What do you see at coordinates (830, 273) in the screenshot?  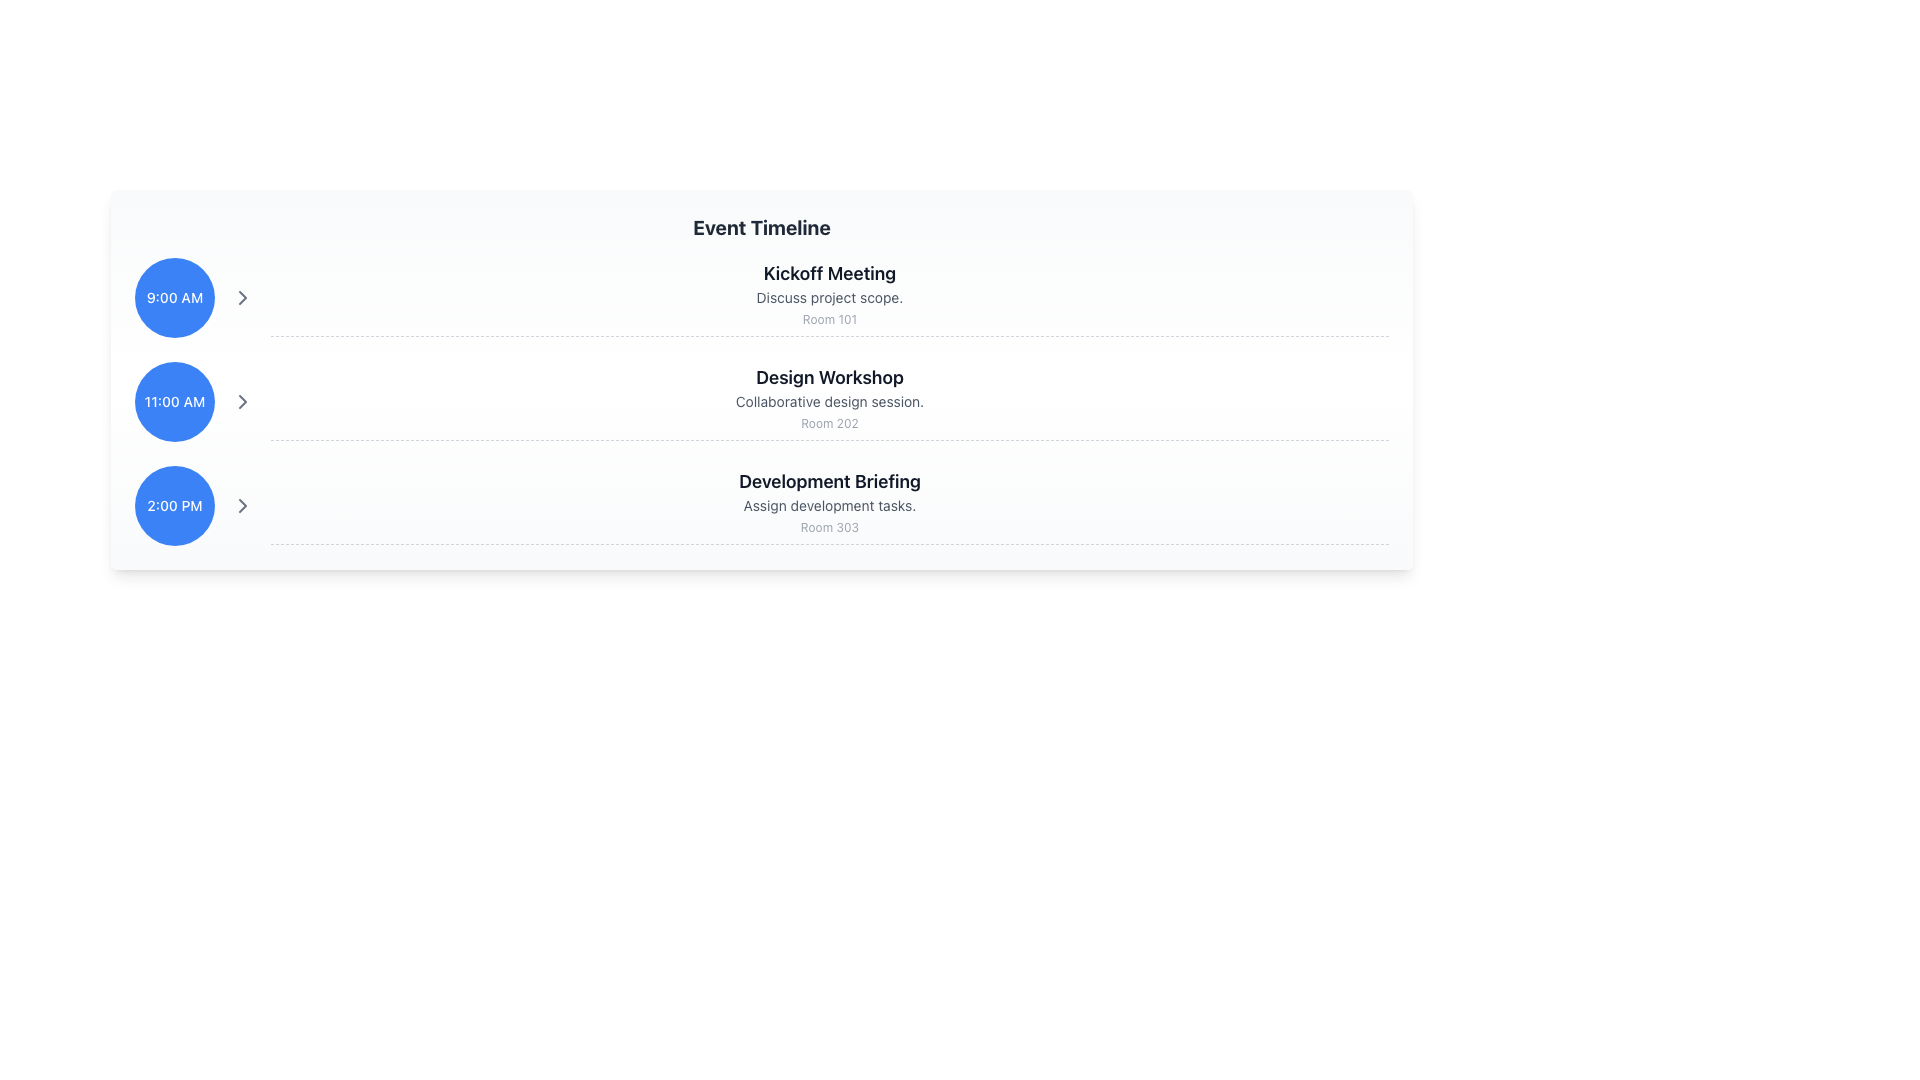 I see `the 'Kickoff Meeting' text label, which is styled with a bold font and larger size, located at the top of the '9:00 AM' section in the event timeline interface` at bounding box center [830, 273].